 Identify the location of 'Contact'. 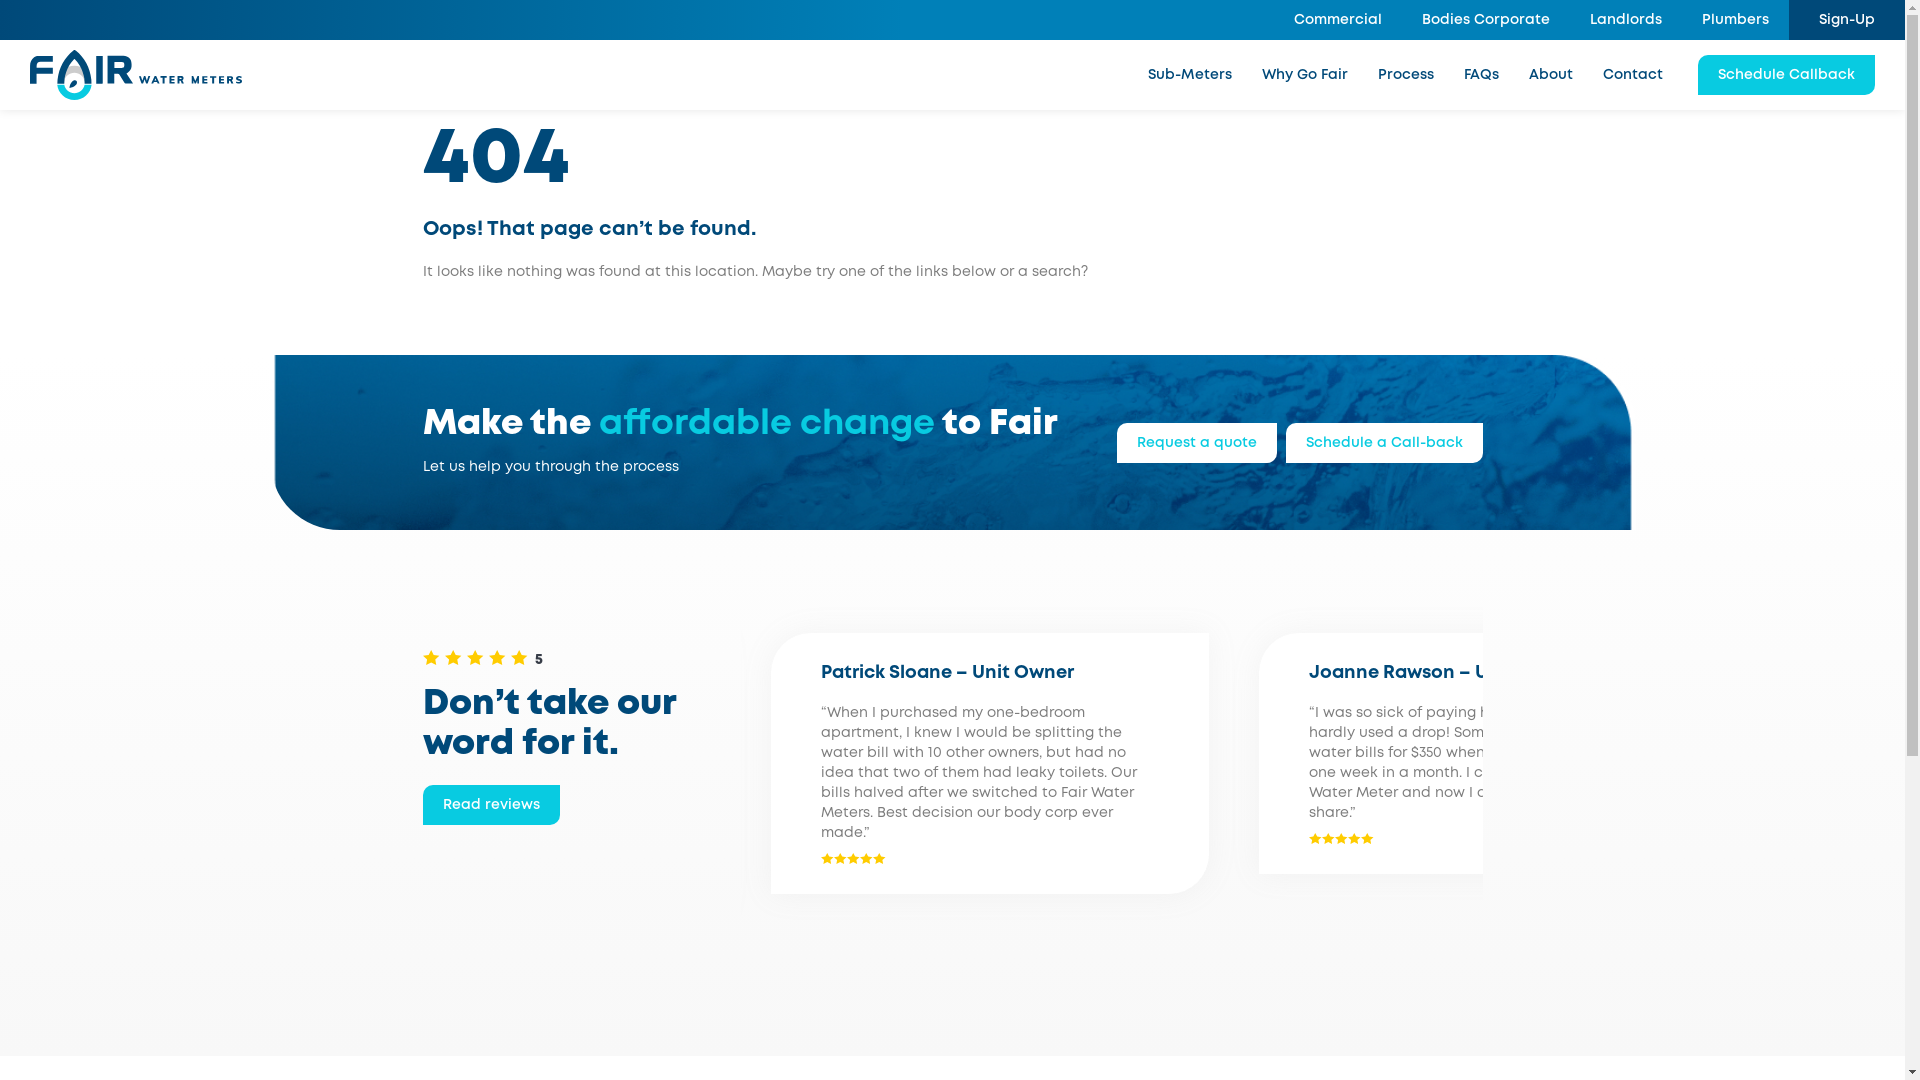
(1632, 73).